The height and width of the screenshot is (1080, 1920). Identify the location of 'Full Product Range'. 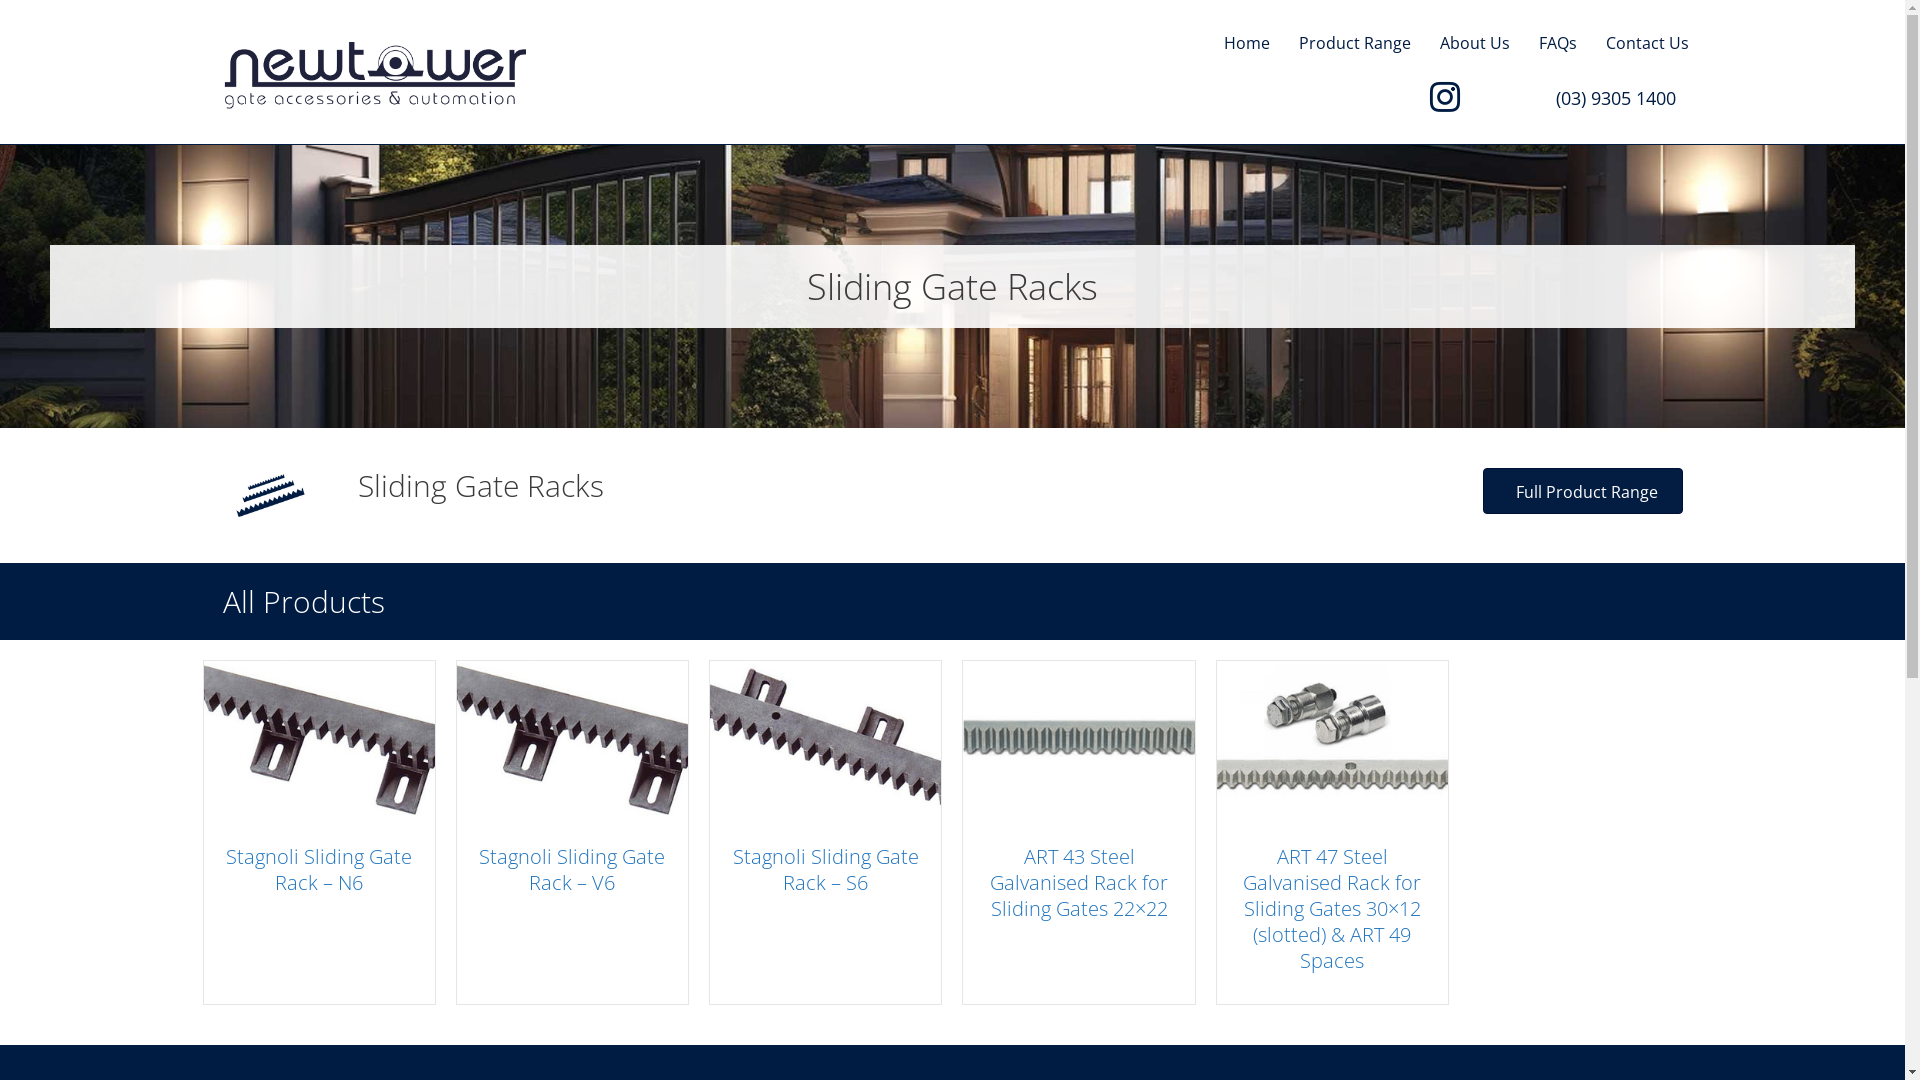
(1482, 490).